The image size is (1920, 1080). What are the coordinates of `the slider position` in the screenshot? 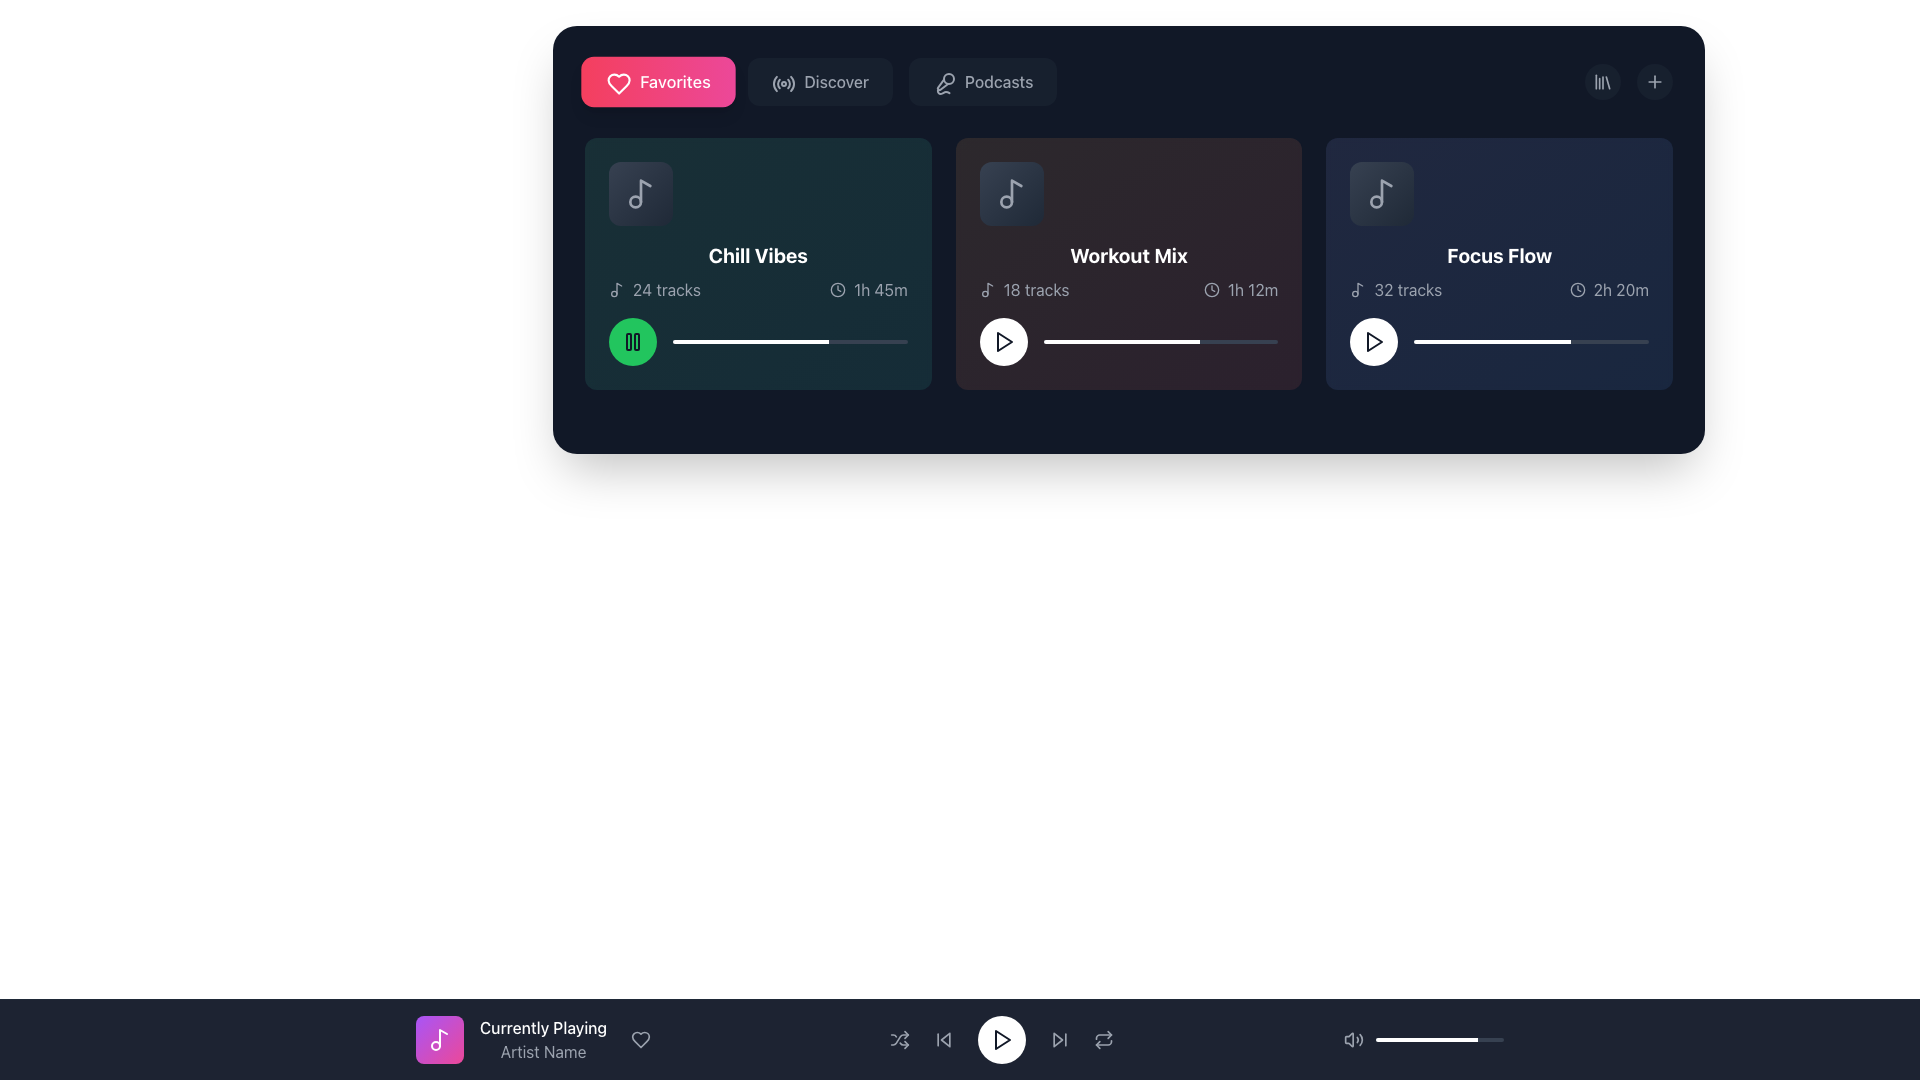 It's located at (1512, 341).